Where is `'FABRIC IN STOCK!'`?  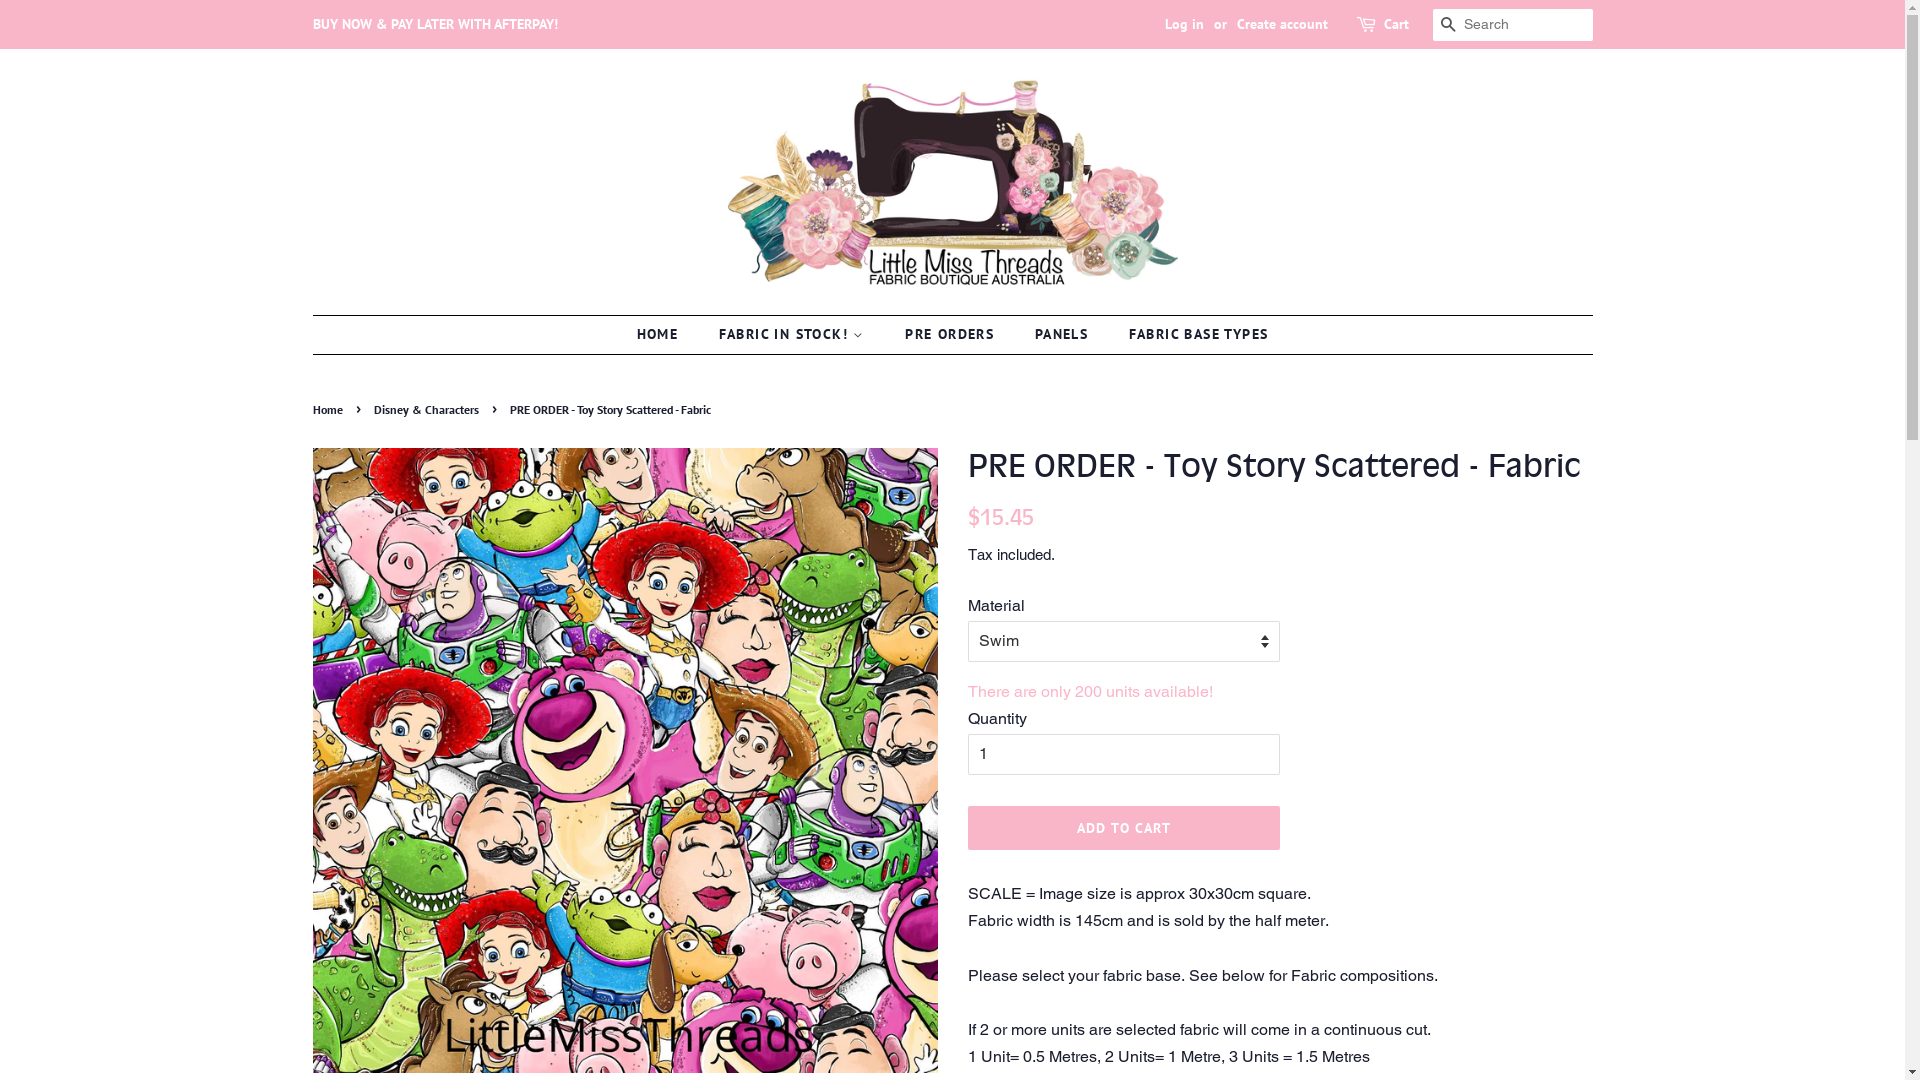
'FABRIC IN STOCK!' is located at coordinates (793, 334).